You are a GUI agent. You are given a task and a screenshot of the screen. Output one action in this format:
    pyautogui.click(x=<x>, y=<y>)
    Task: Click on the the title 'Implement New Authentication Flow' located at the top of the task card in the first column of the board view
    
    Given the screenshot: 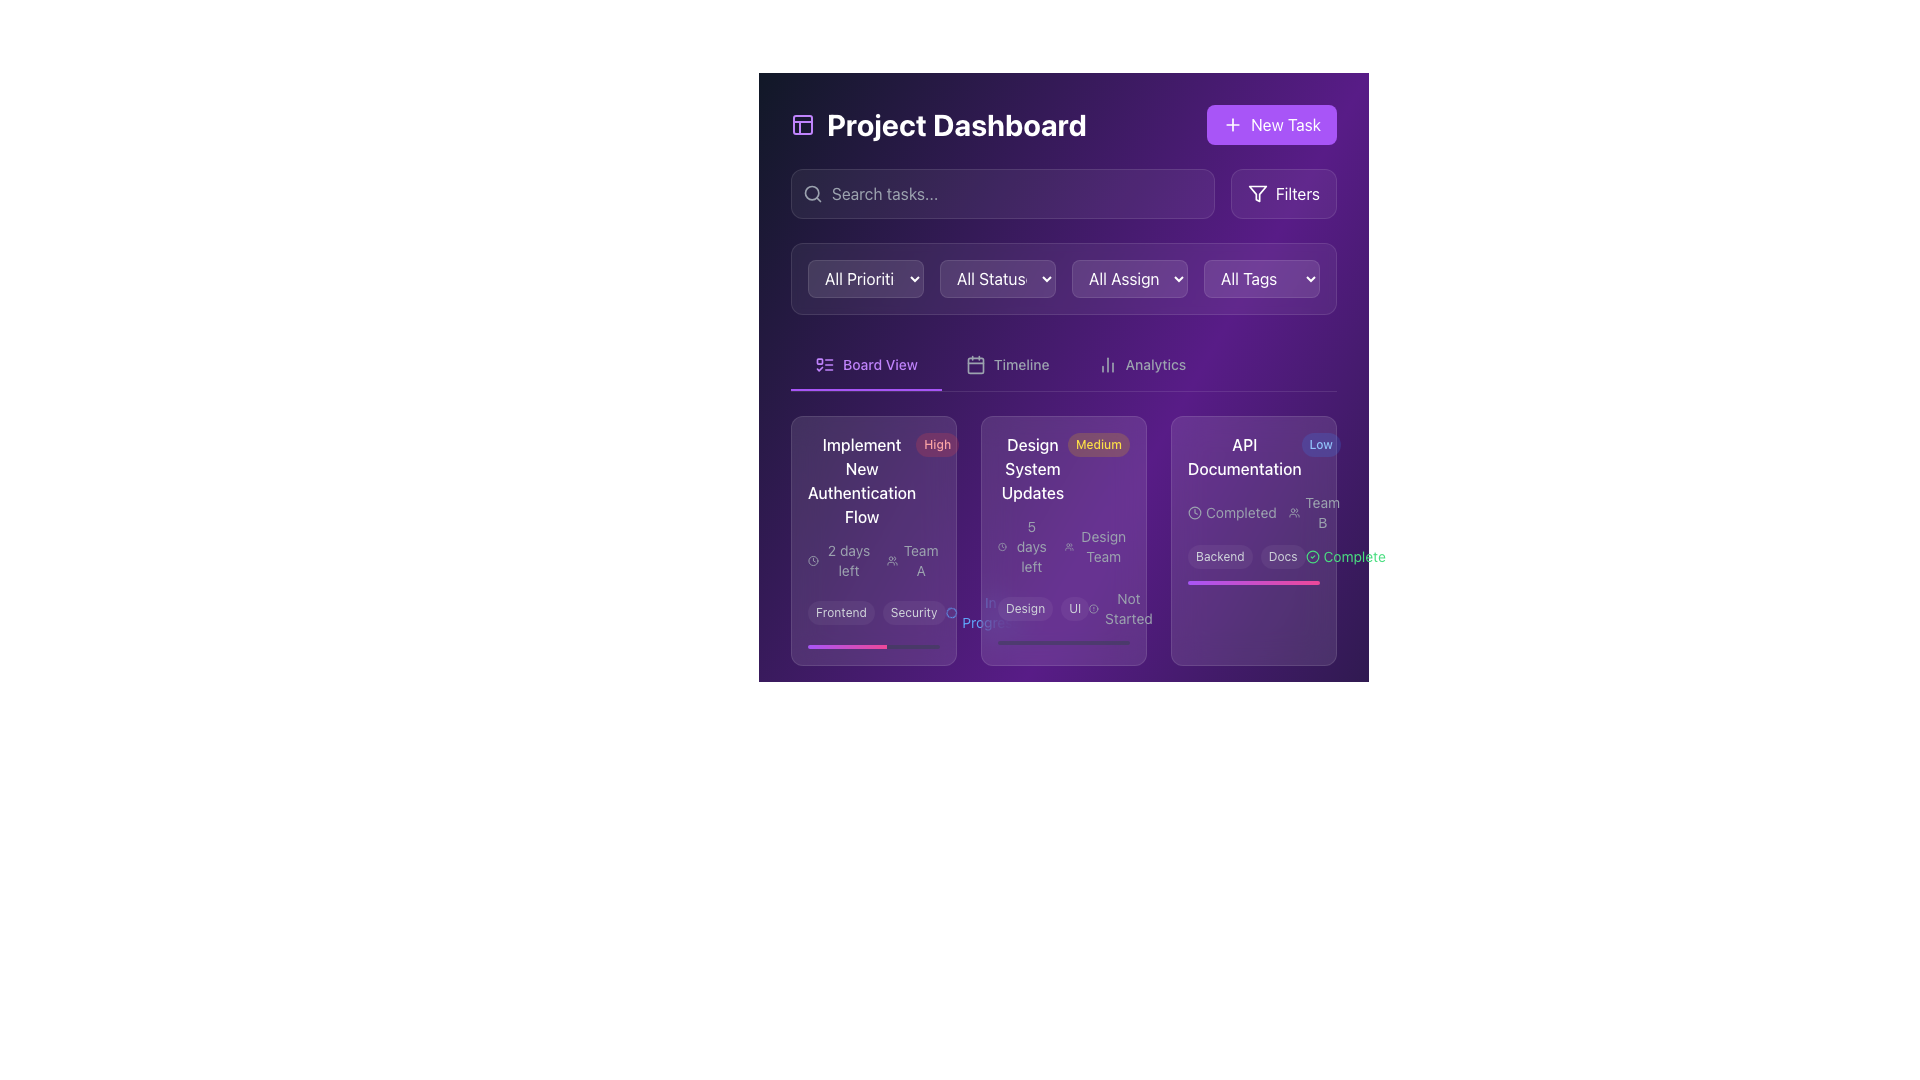 What is the action you would take?
    pyautogui.click(x=873, y=481)
    